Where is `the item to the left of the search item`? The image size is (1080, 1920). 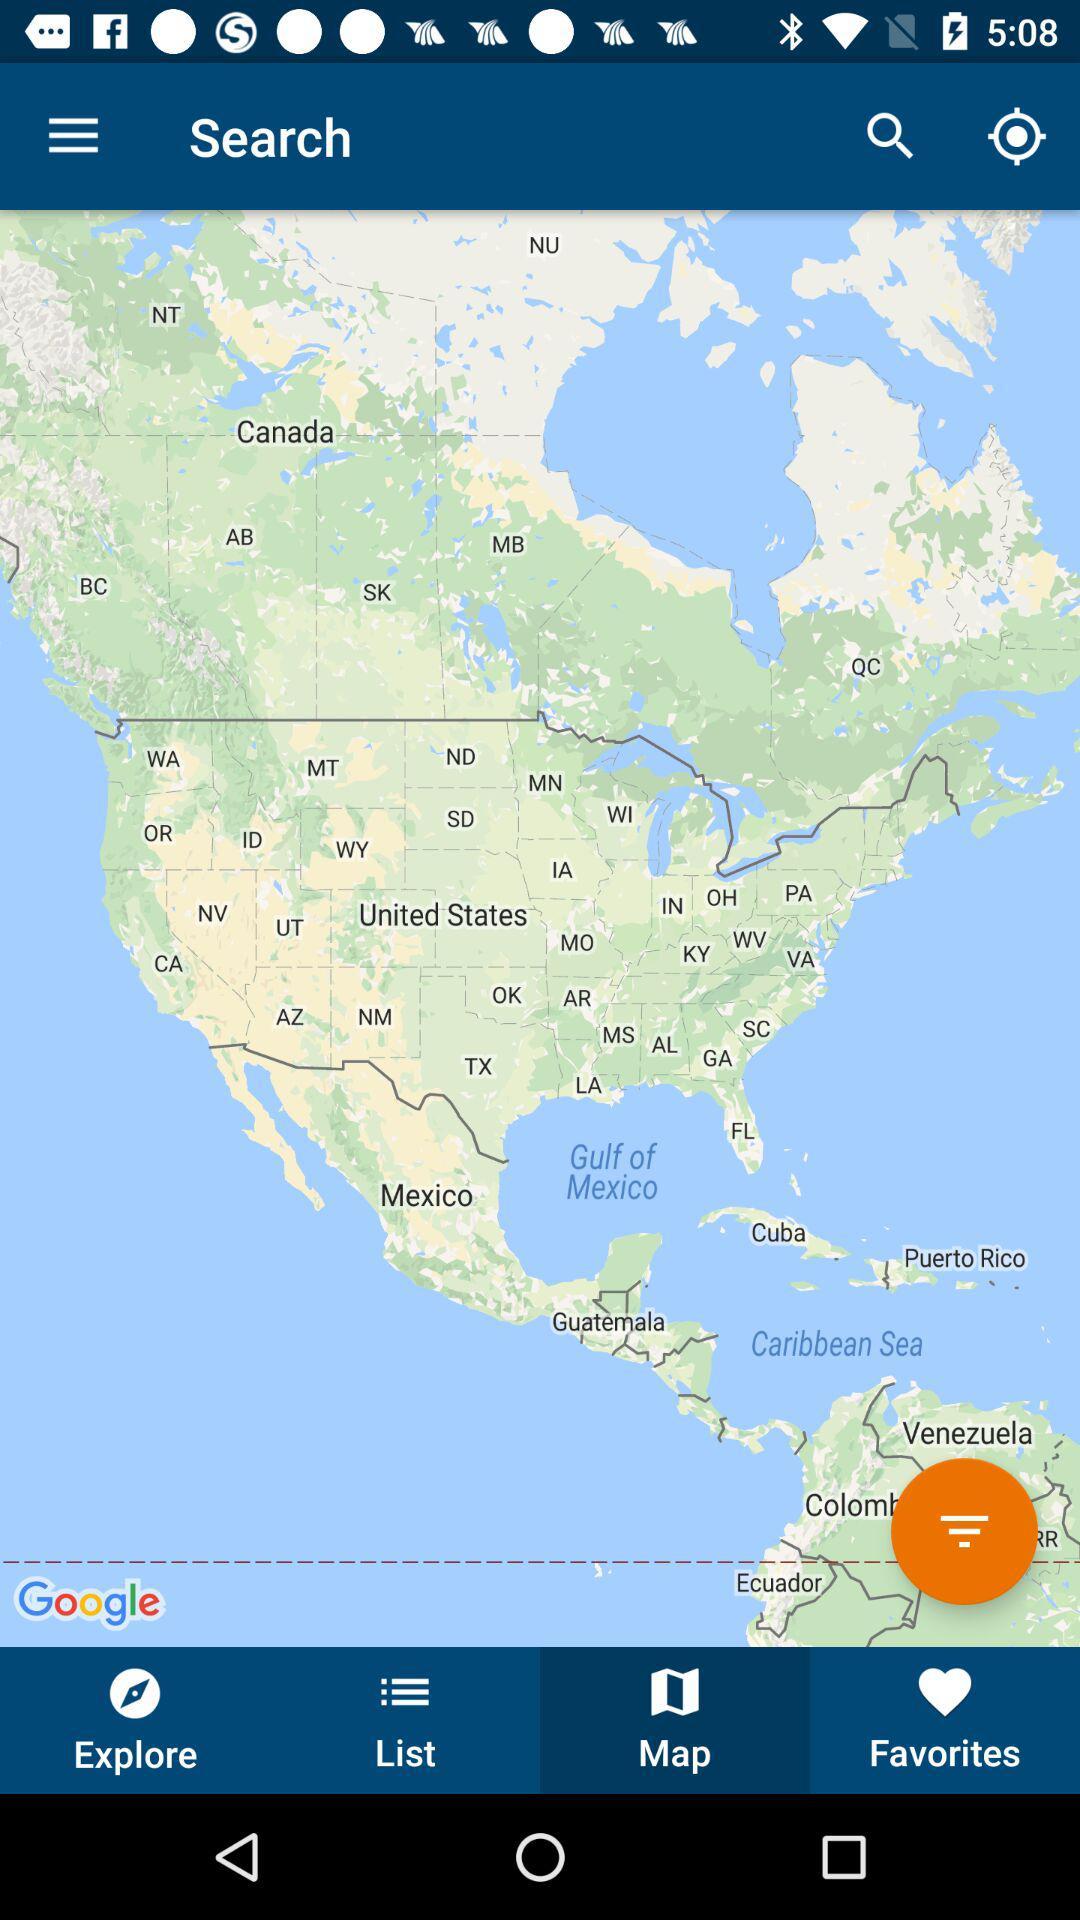 the item to the left of the search item is located at coordinates (72, 135).